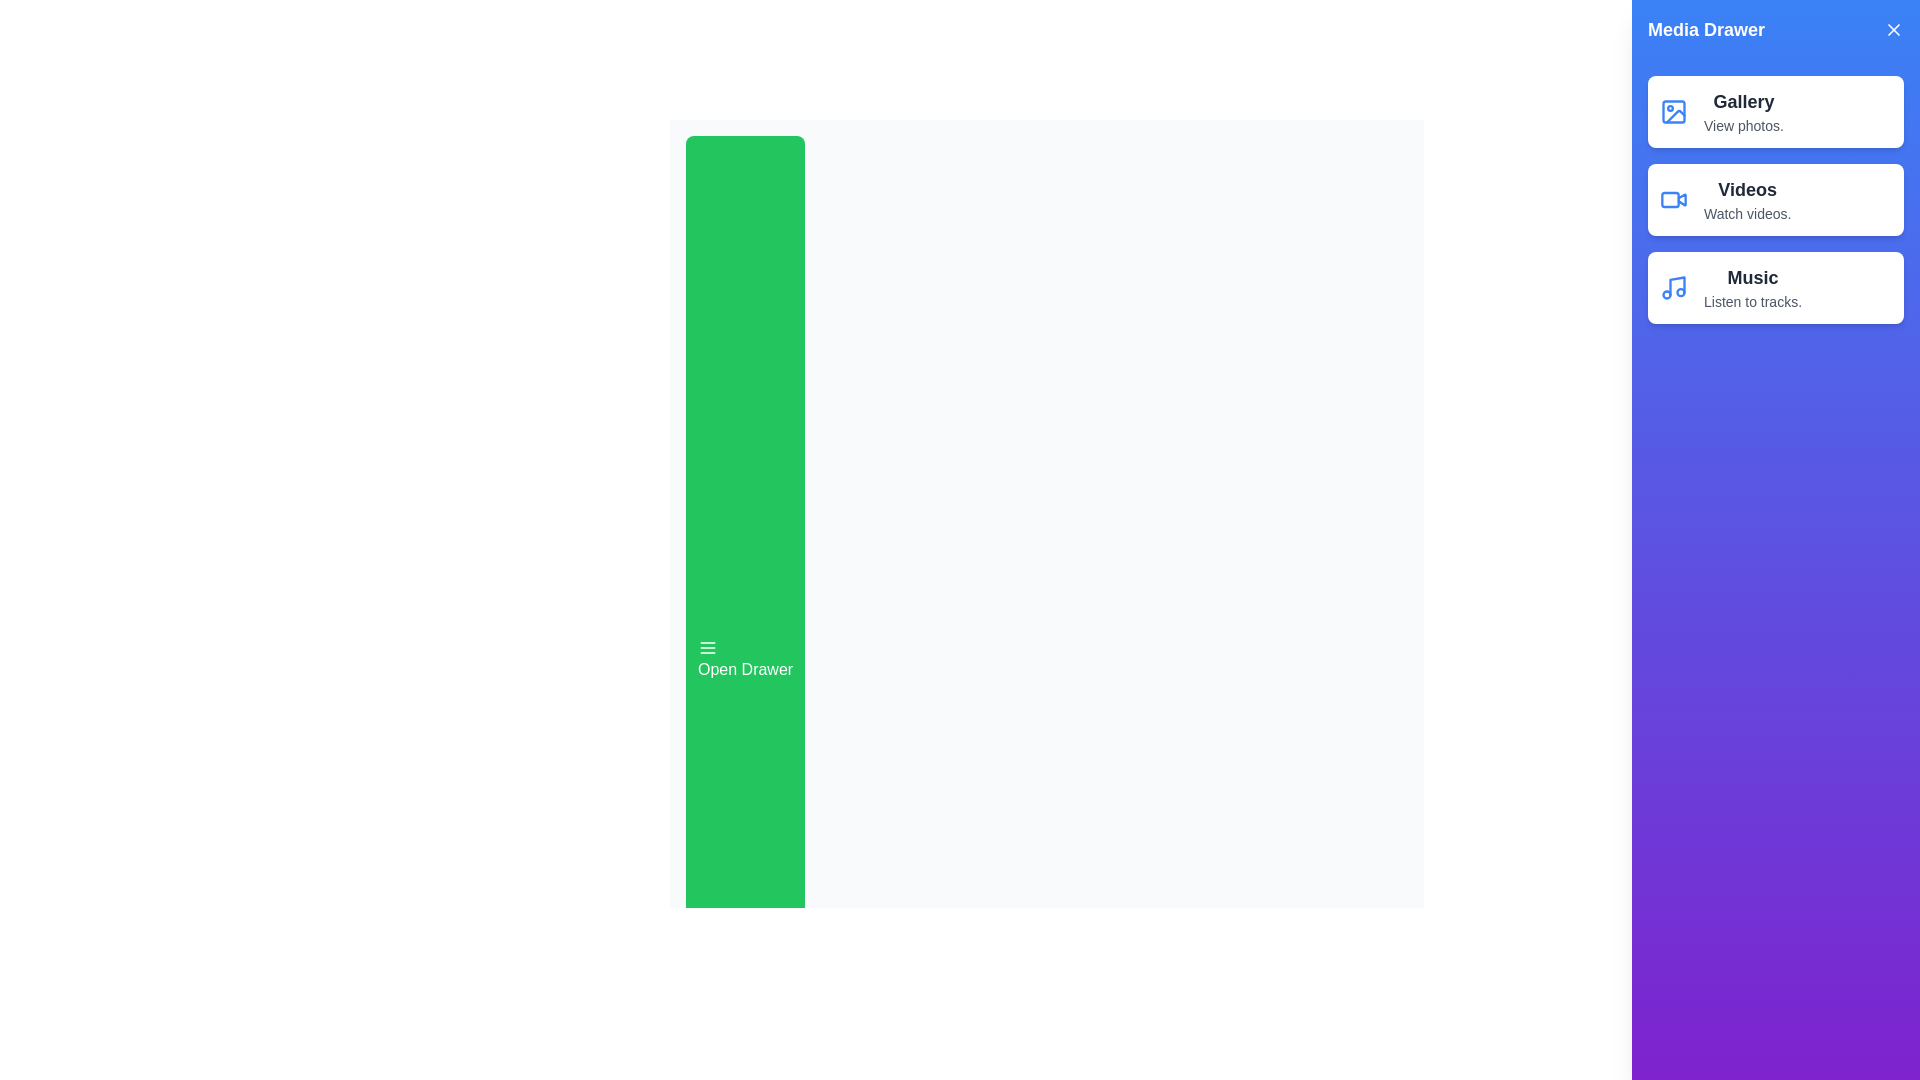  I want to click on the close button in the top-right corner of the drawer to close it, so click(1893, 30).